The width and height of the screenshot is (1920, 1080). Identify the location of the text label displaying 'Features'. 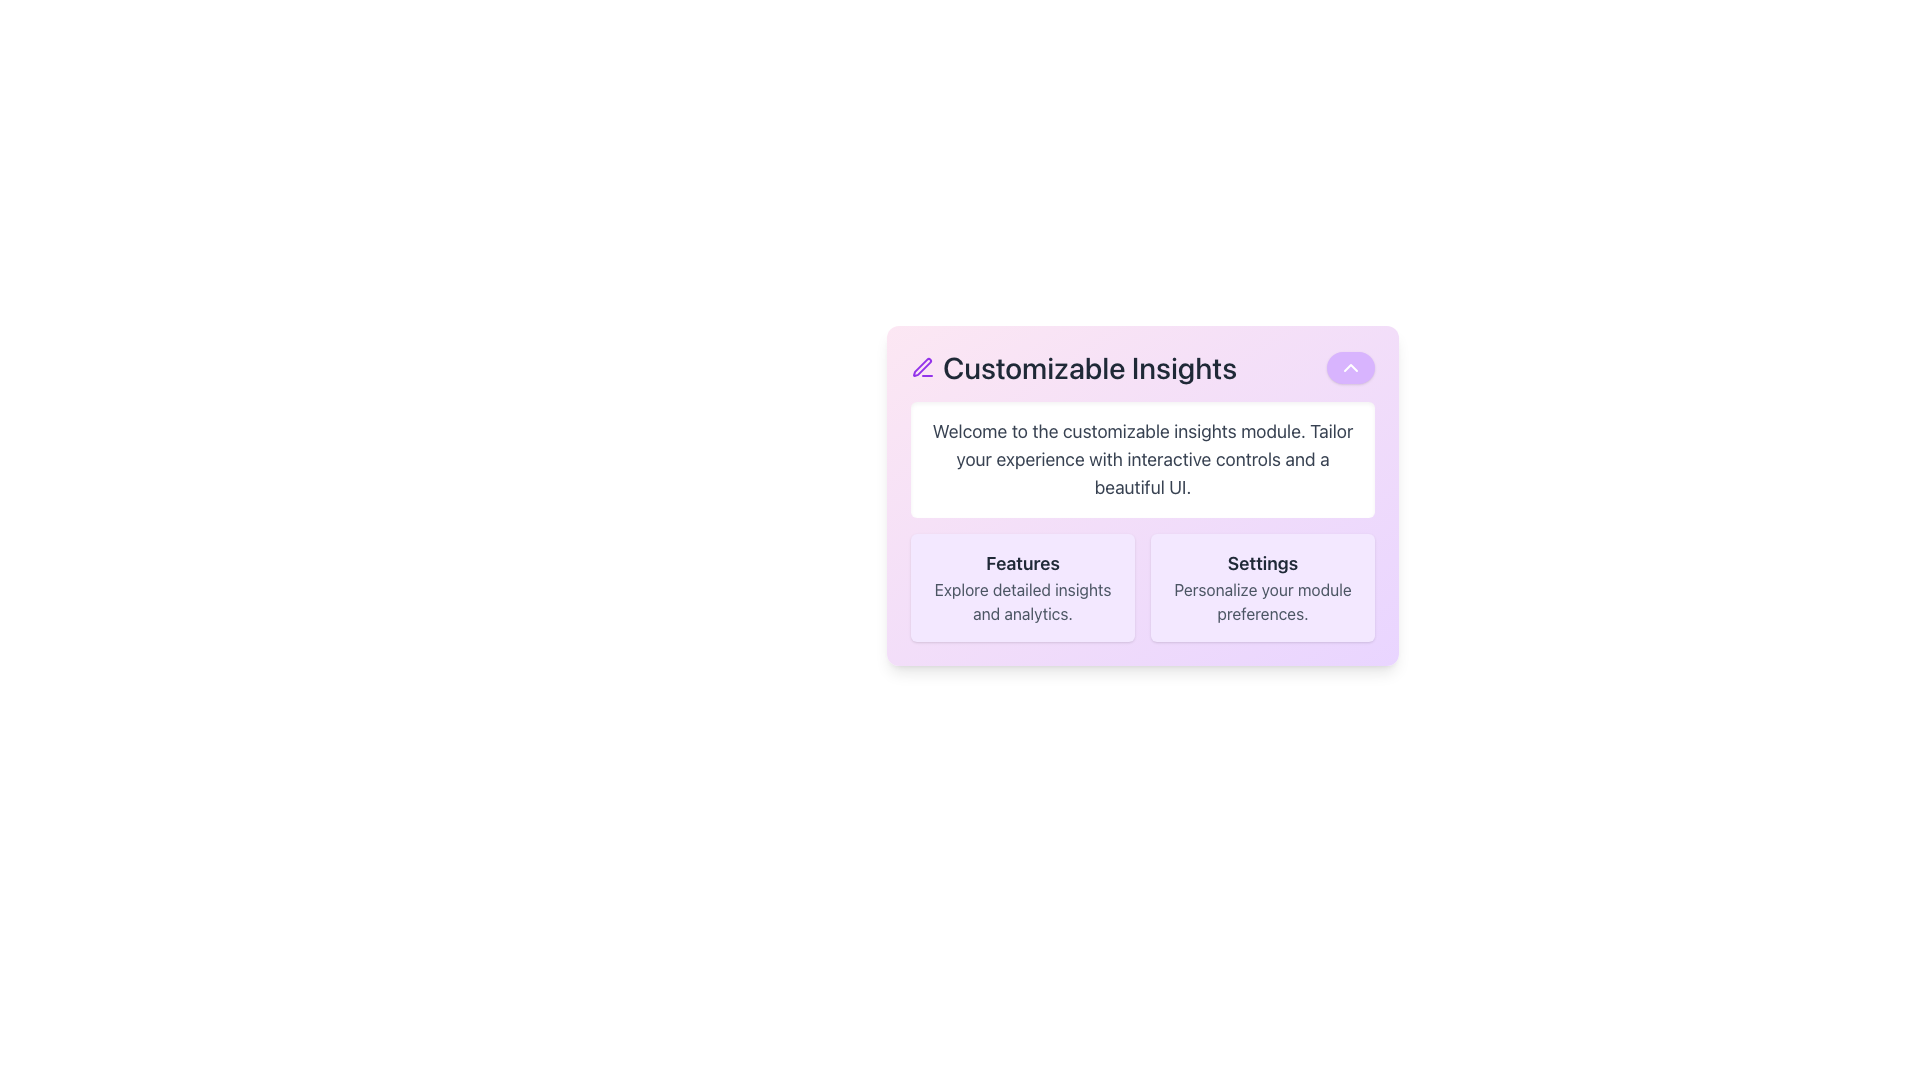
(1022, 563).